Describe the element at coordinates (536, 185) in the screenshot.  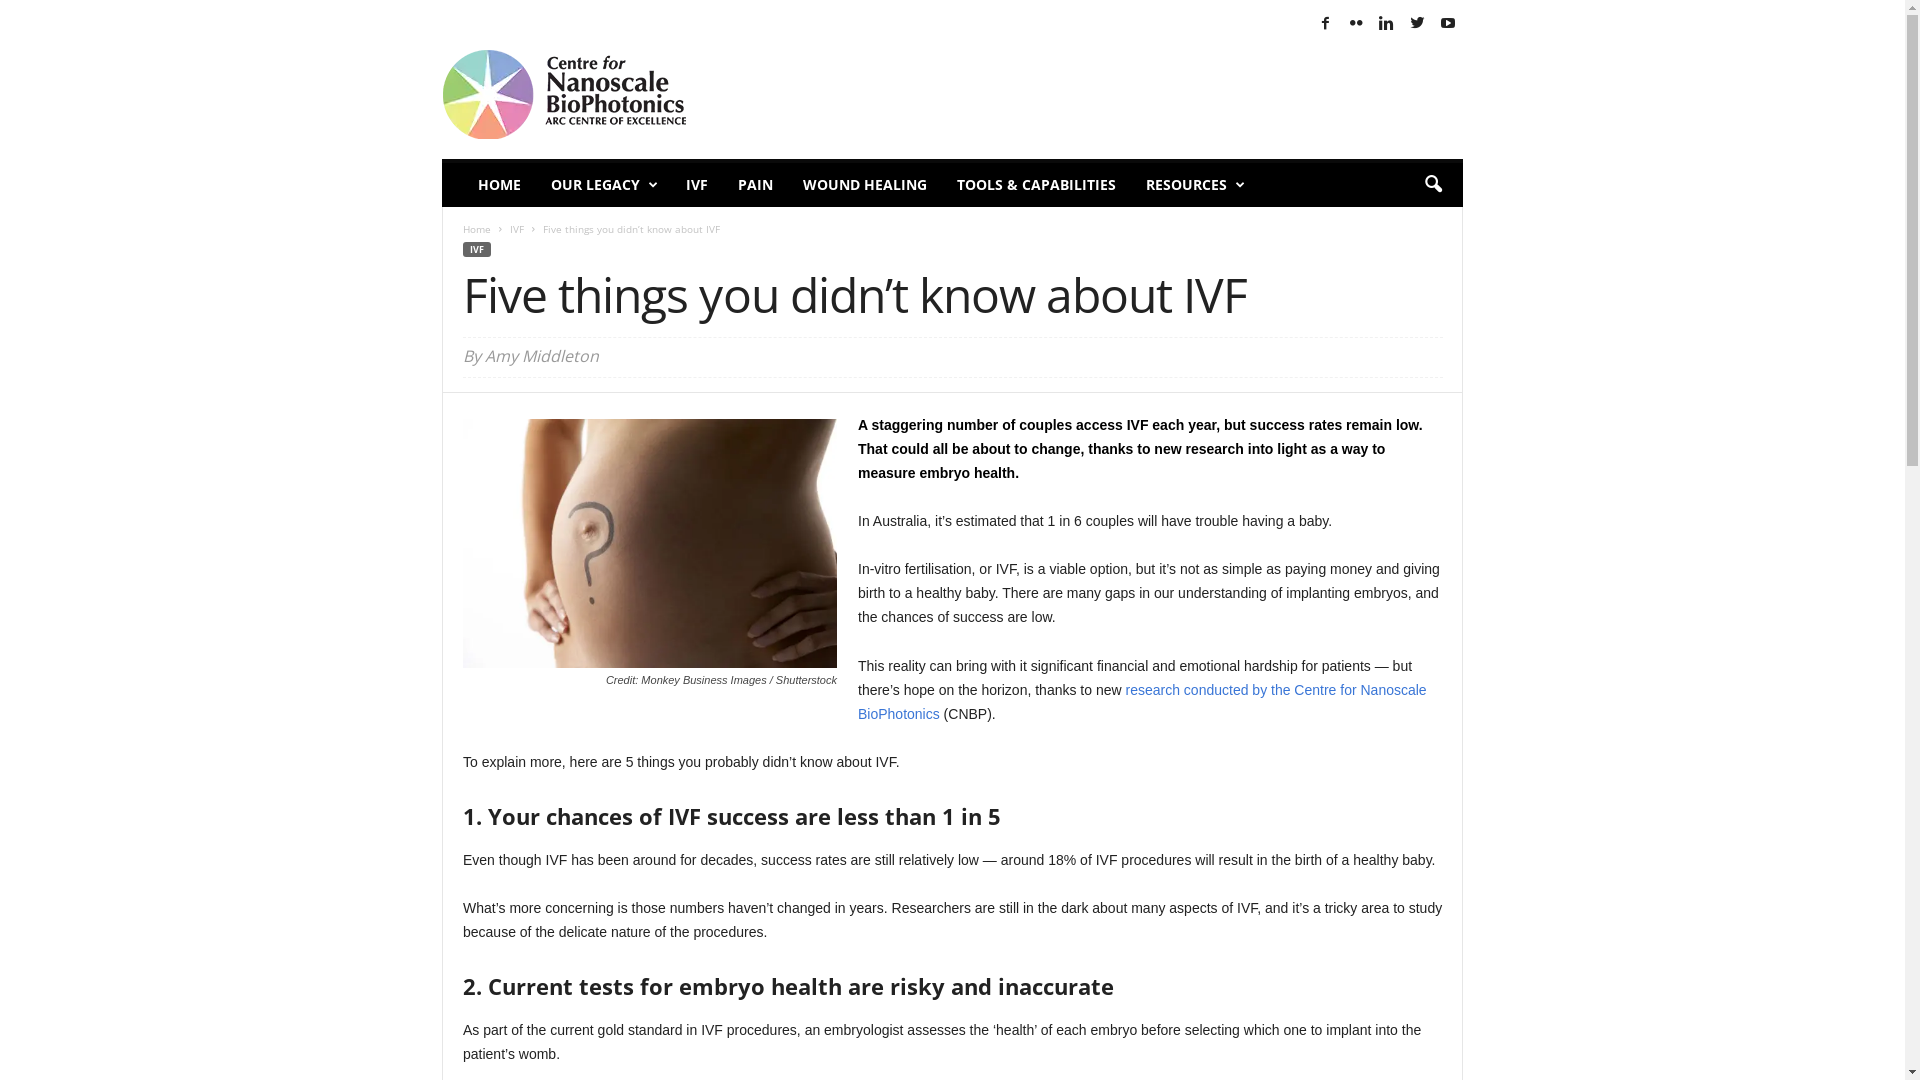
I see `'OUR LEGACY'` at that location.